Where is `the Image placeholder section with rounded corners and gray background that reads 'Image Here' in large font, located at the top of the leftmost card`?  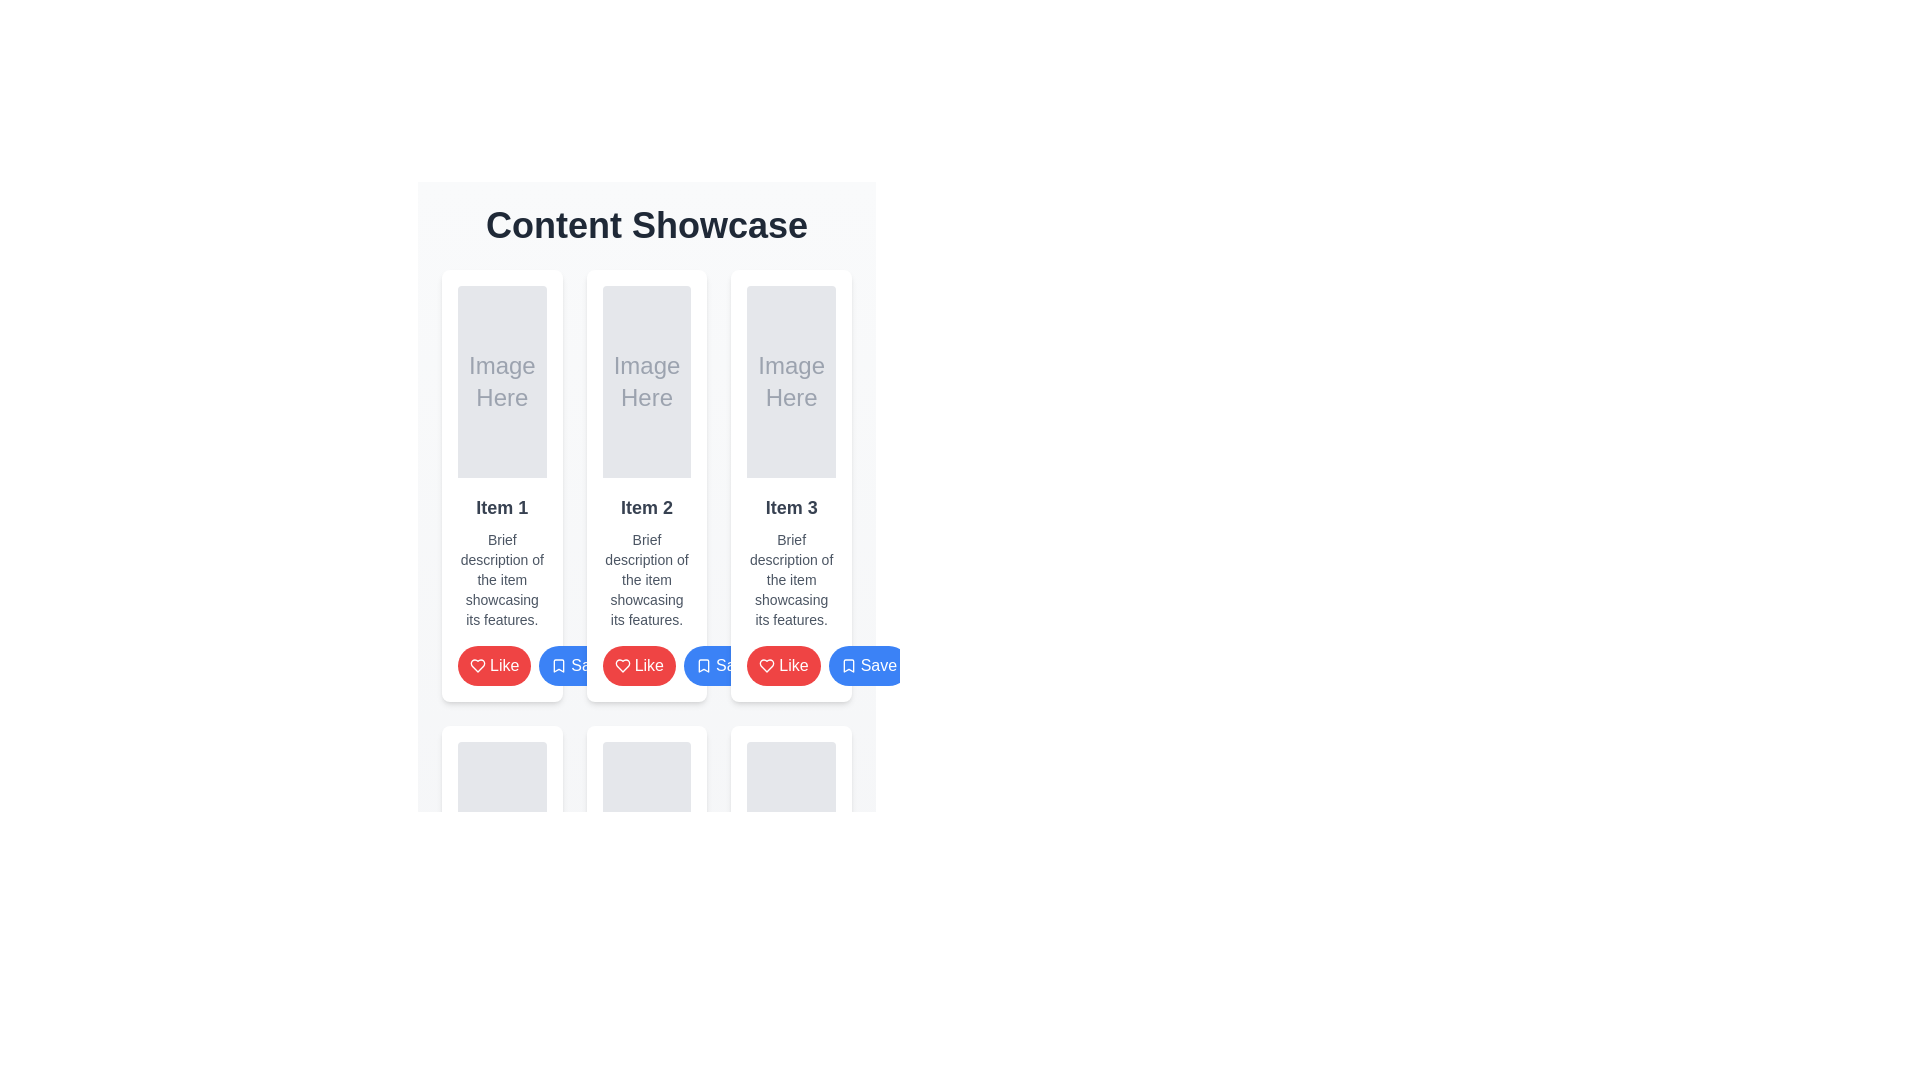
the Image placeholder section with rounded corners and gray background that reads 'Image Here' in large font, located at the top of the leftmost card is located at coordinates (502, 381).